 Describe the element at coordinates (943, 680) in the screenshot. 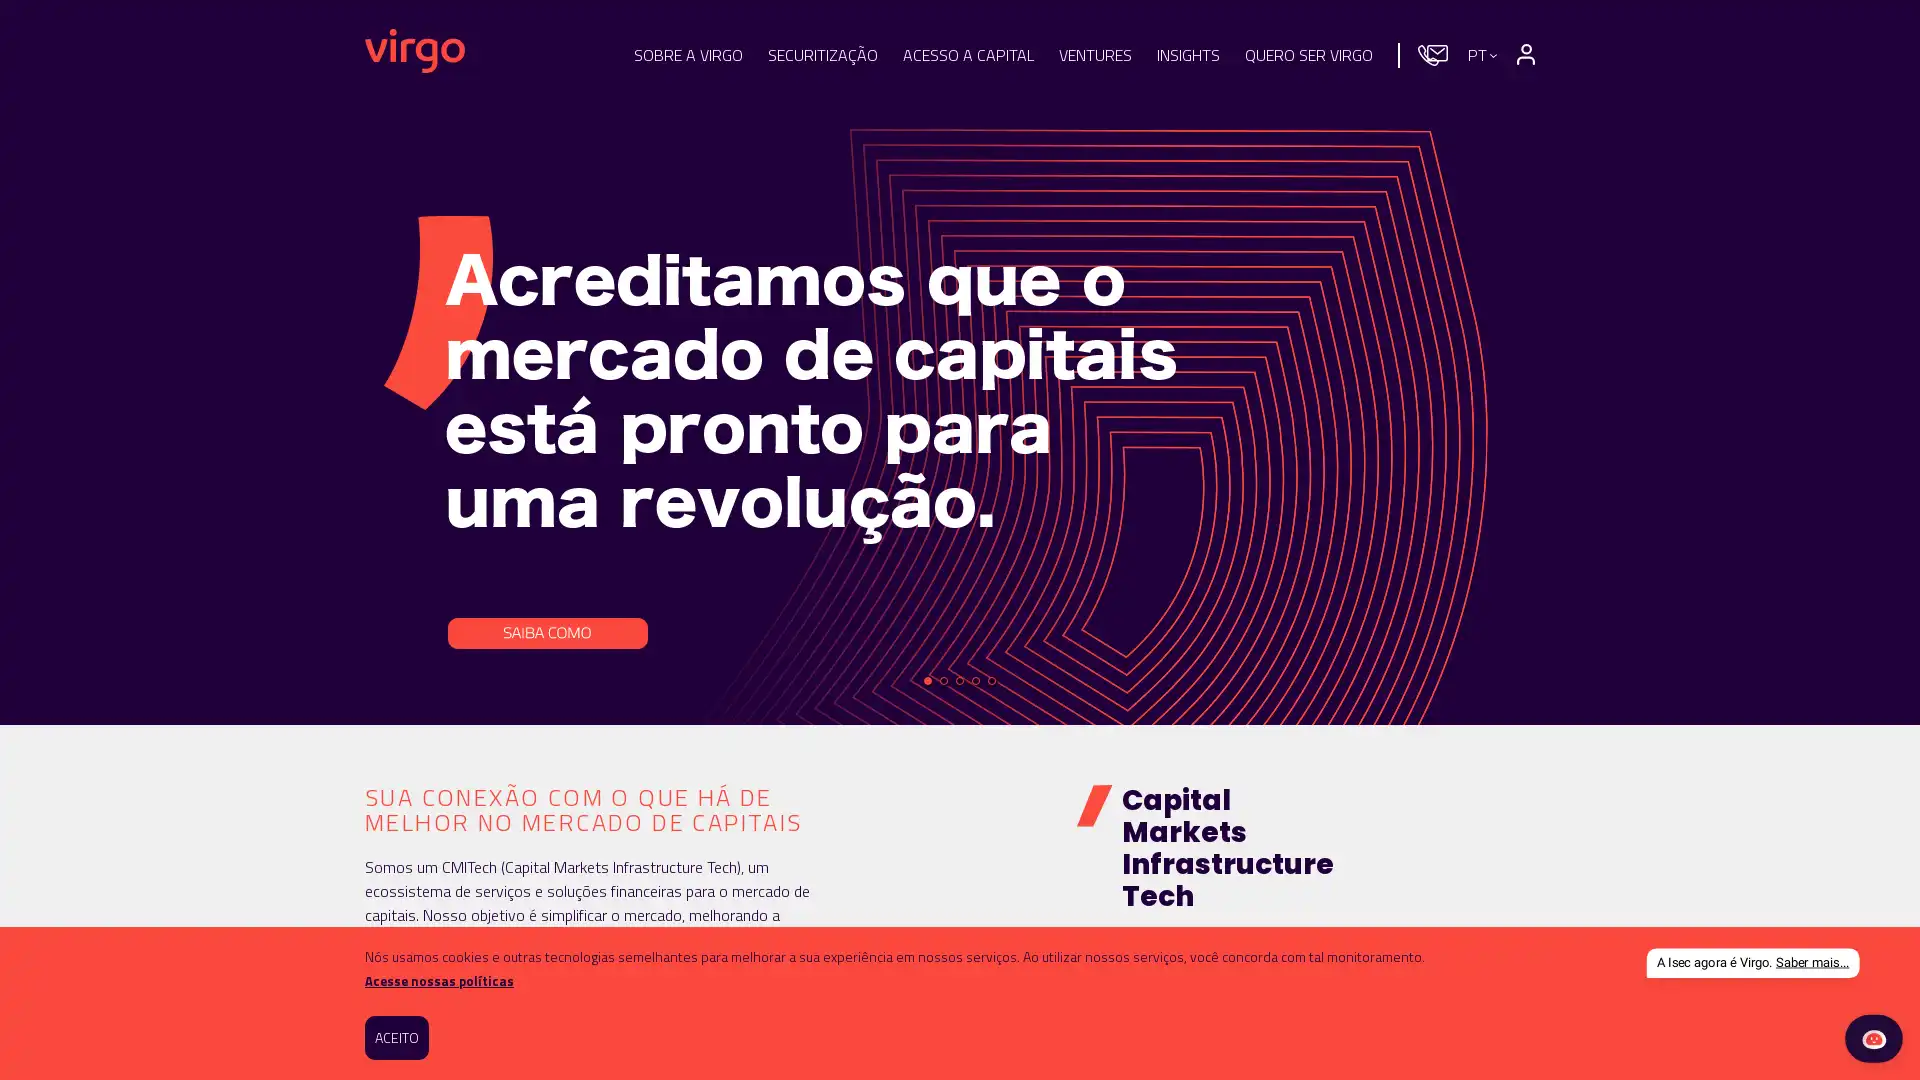

I see `Go to slide 2` at that location.